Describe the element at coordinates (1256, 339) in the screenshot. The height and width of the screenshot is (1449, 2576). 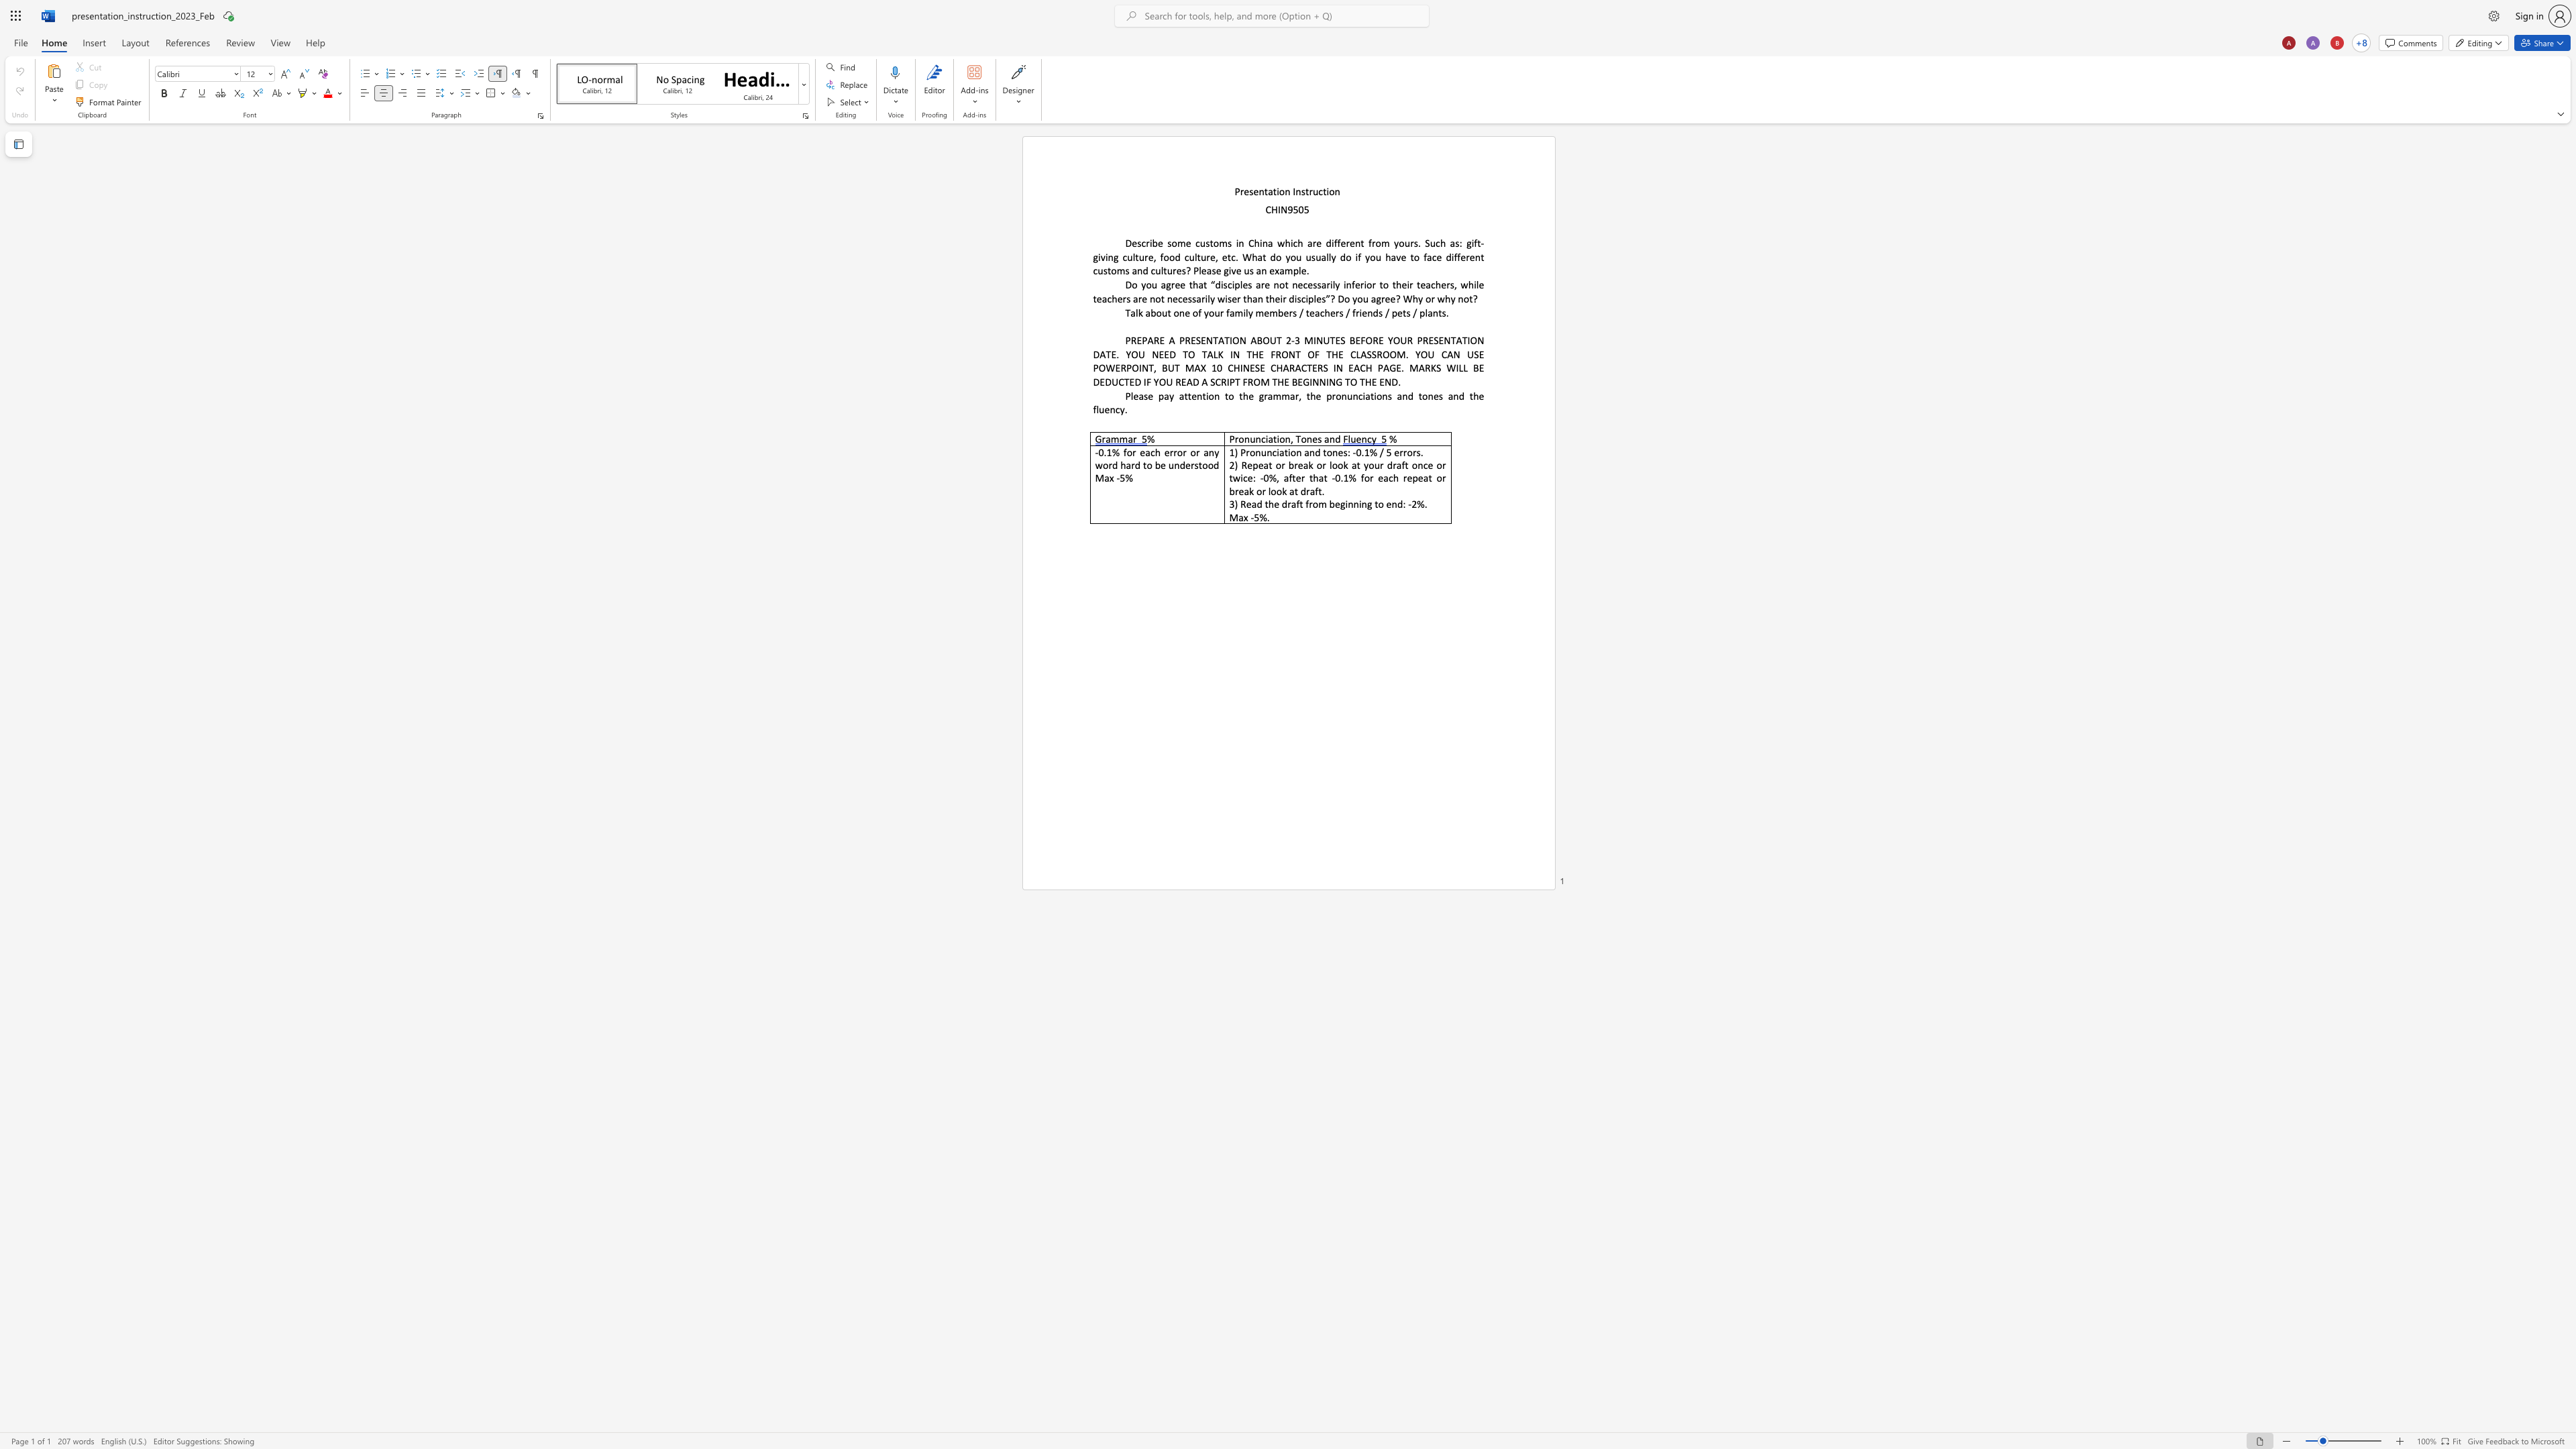
I see `the space between the continuous character "A" and "B" in the text` at that location.